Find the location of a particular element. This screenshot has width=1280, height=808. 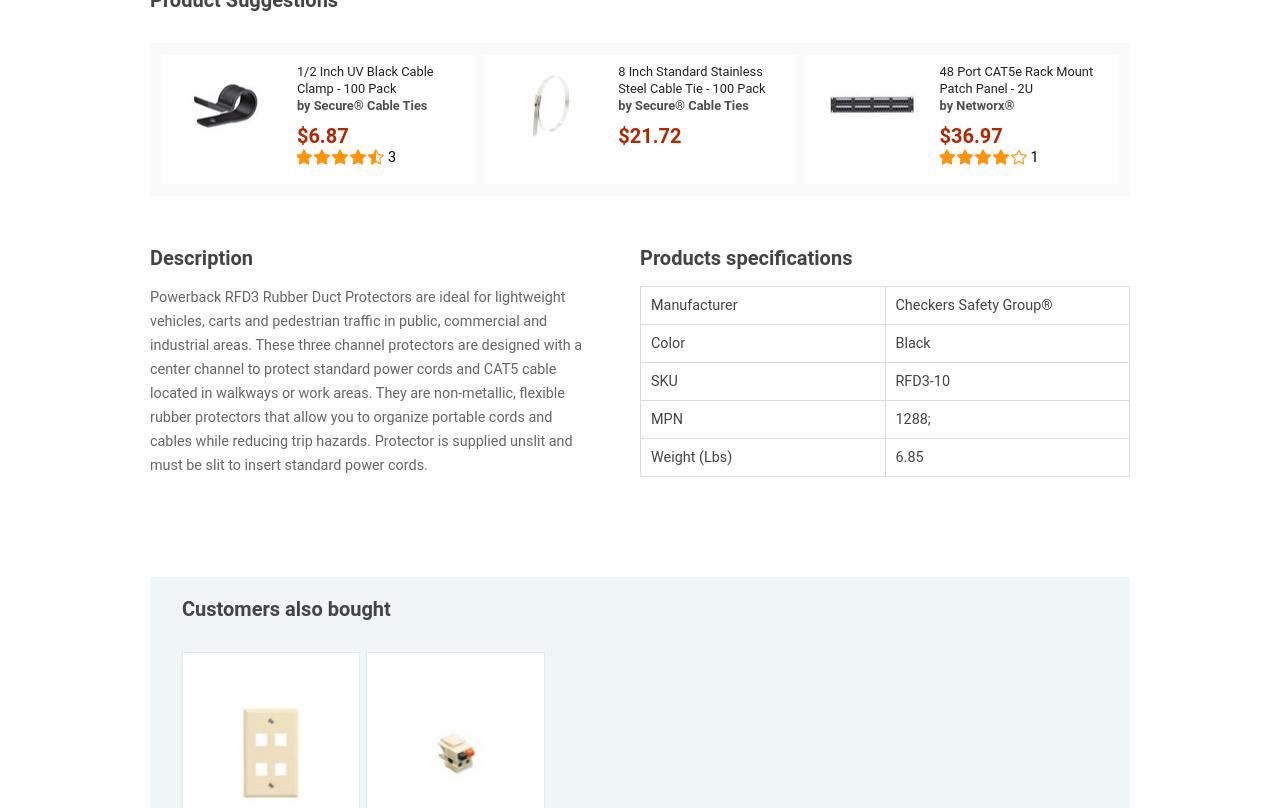

'Color' is located at coordinates (668, 342).